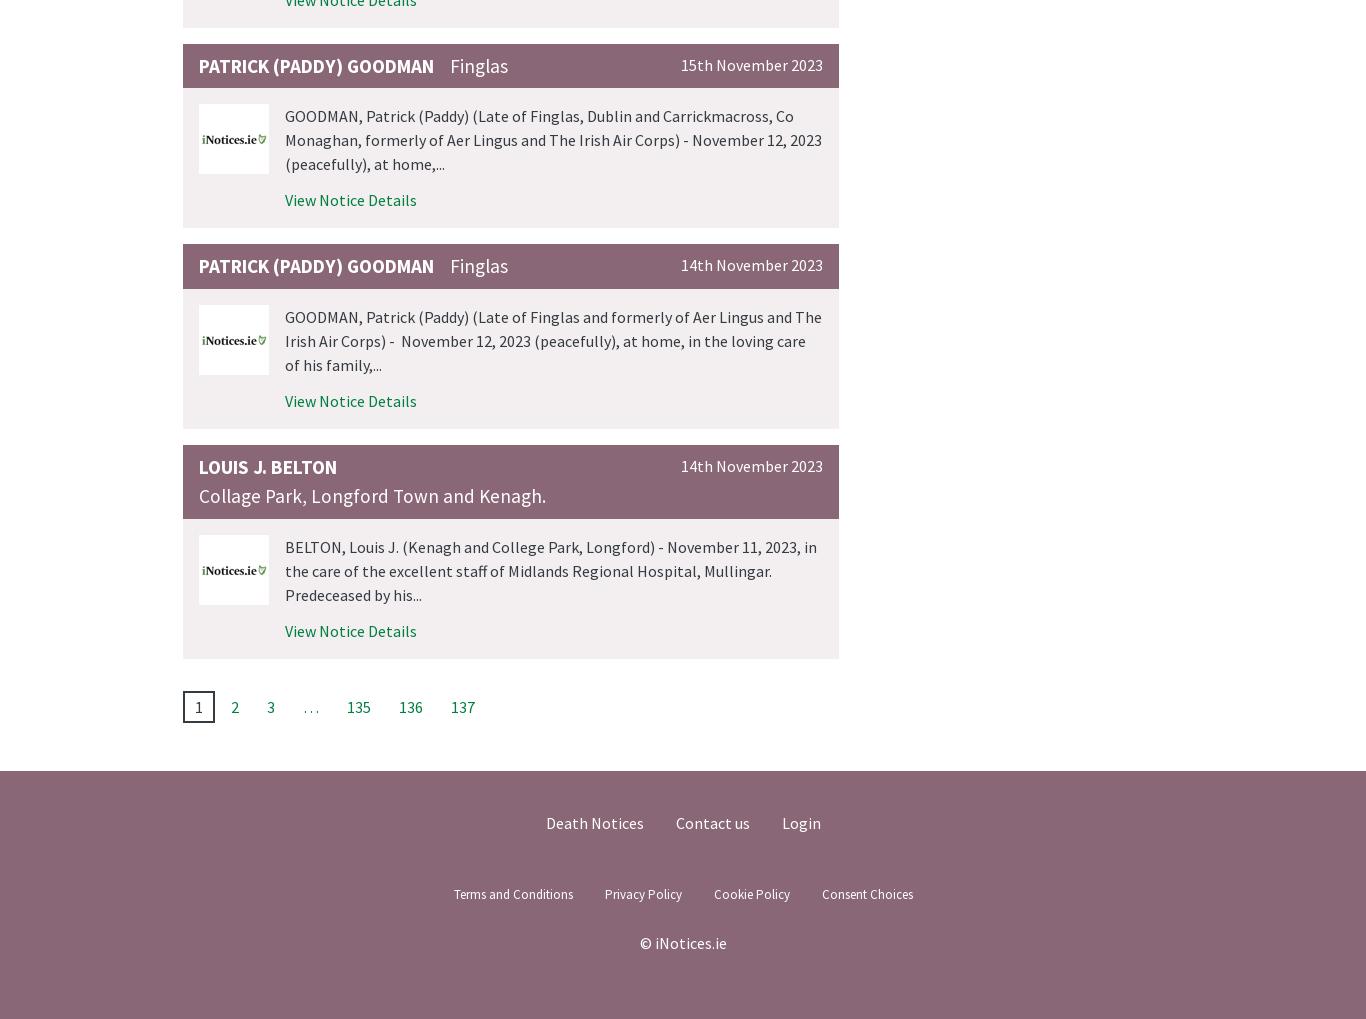 This screenshot has width=1366, height=1019. I want to click on '© iNotices.ie', so click(681, 940).